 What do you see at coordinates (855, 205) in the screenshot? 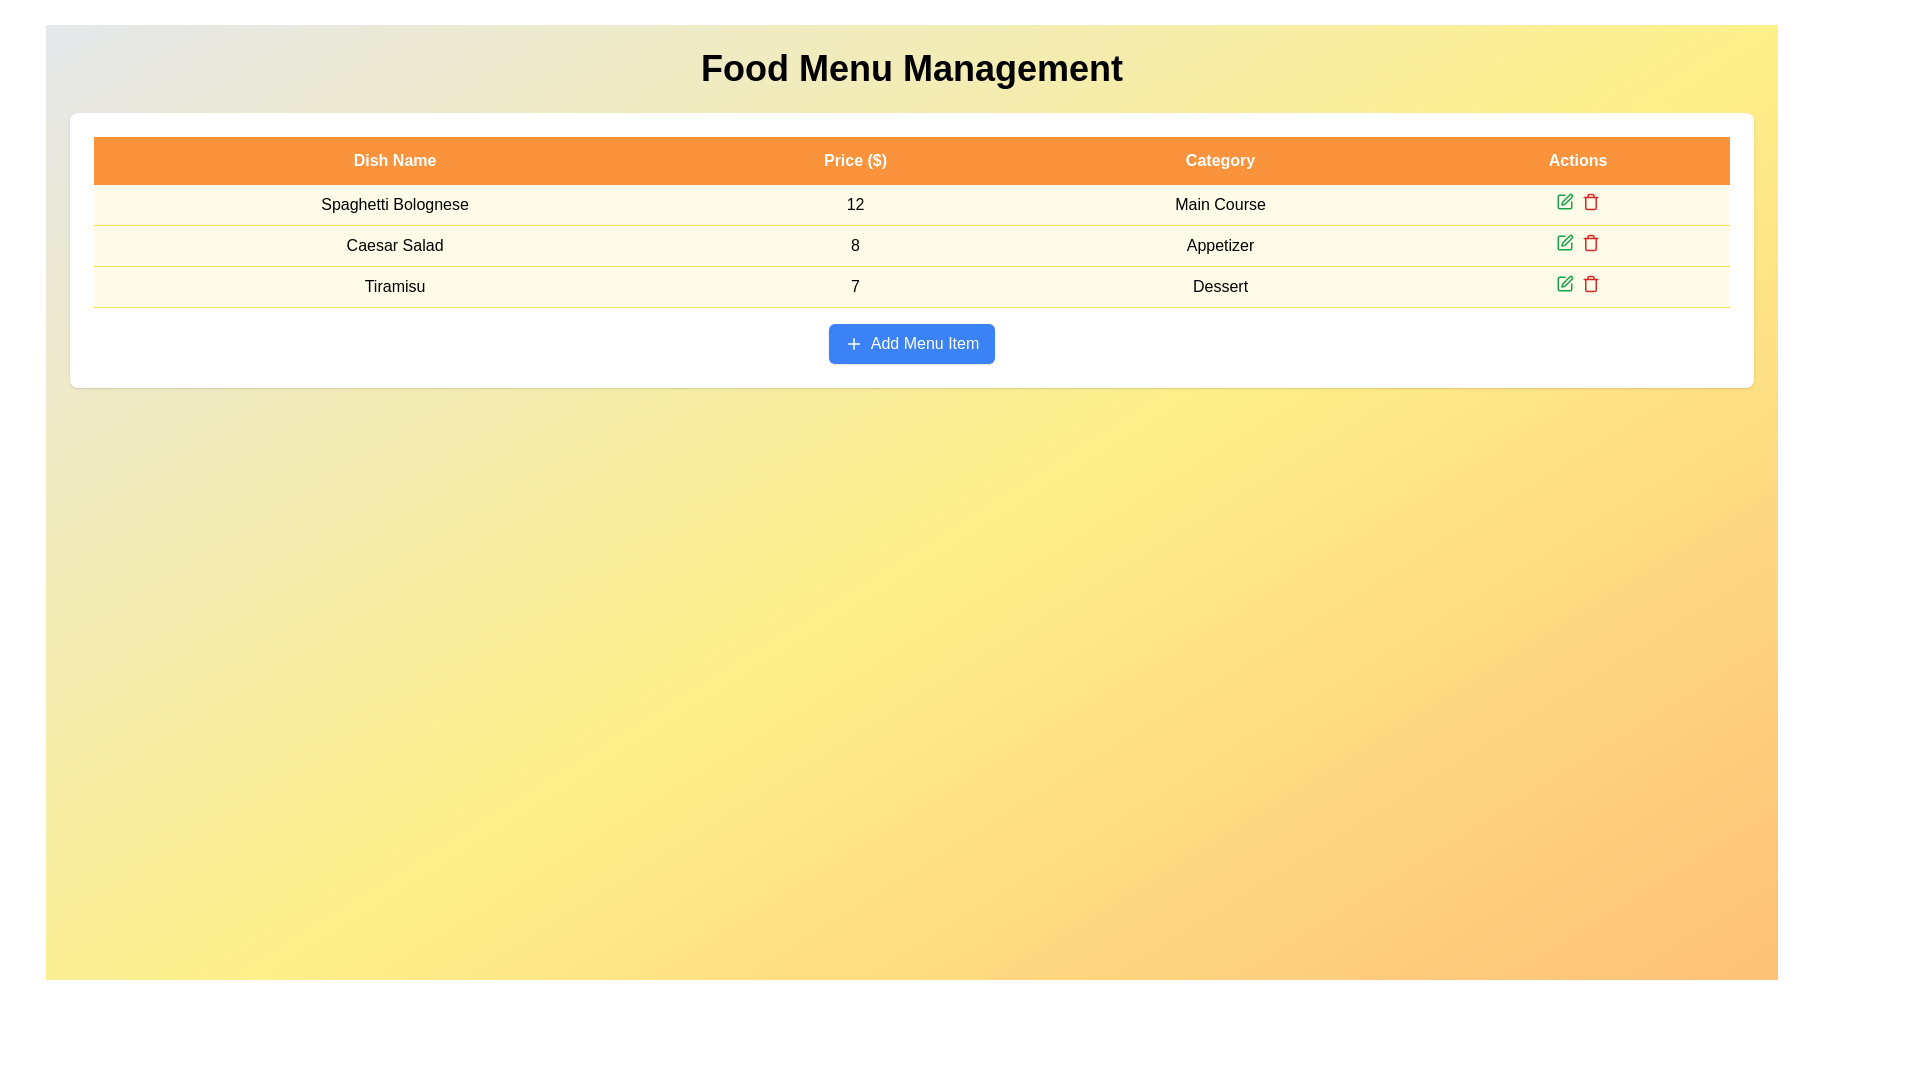
I see `the price label displaying the cost of 'Spaghetti Bolognese' in the 'Price ($)' column of the table` at bounding box center [855, 205].